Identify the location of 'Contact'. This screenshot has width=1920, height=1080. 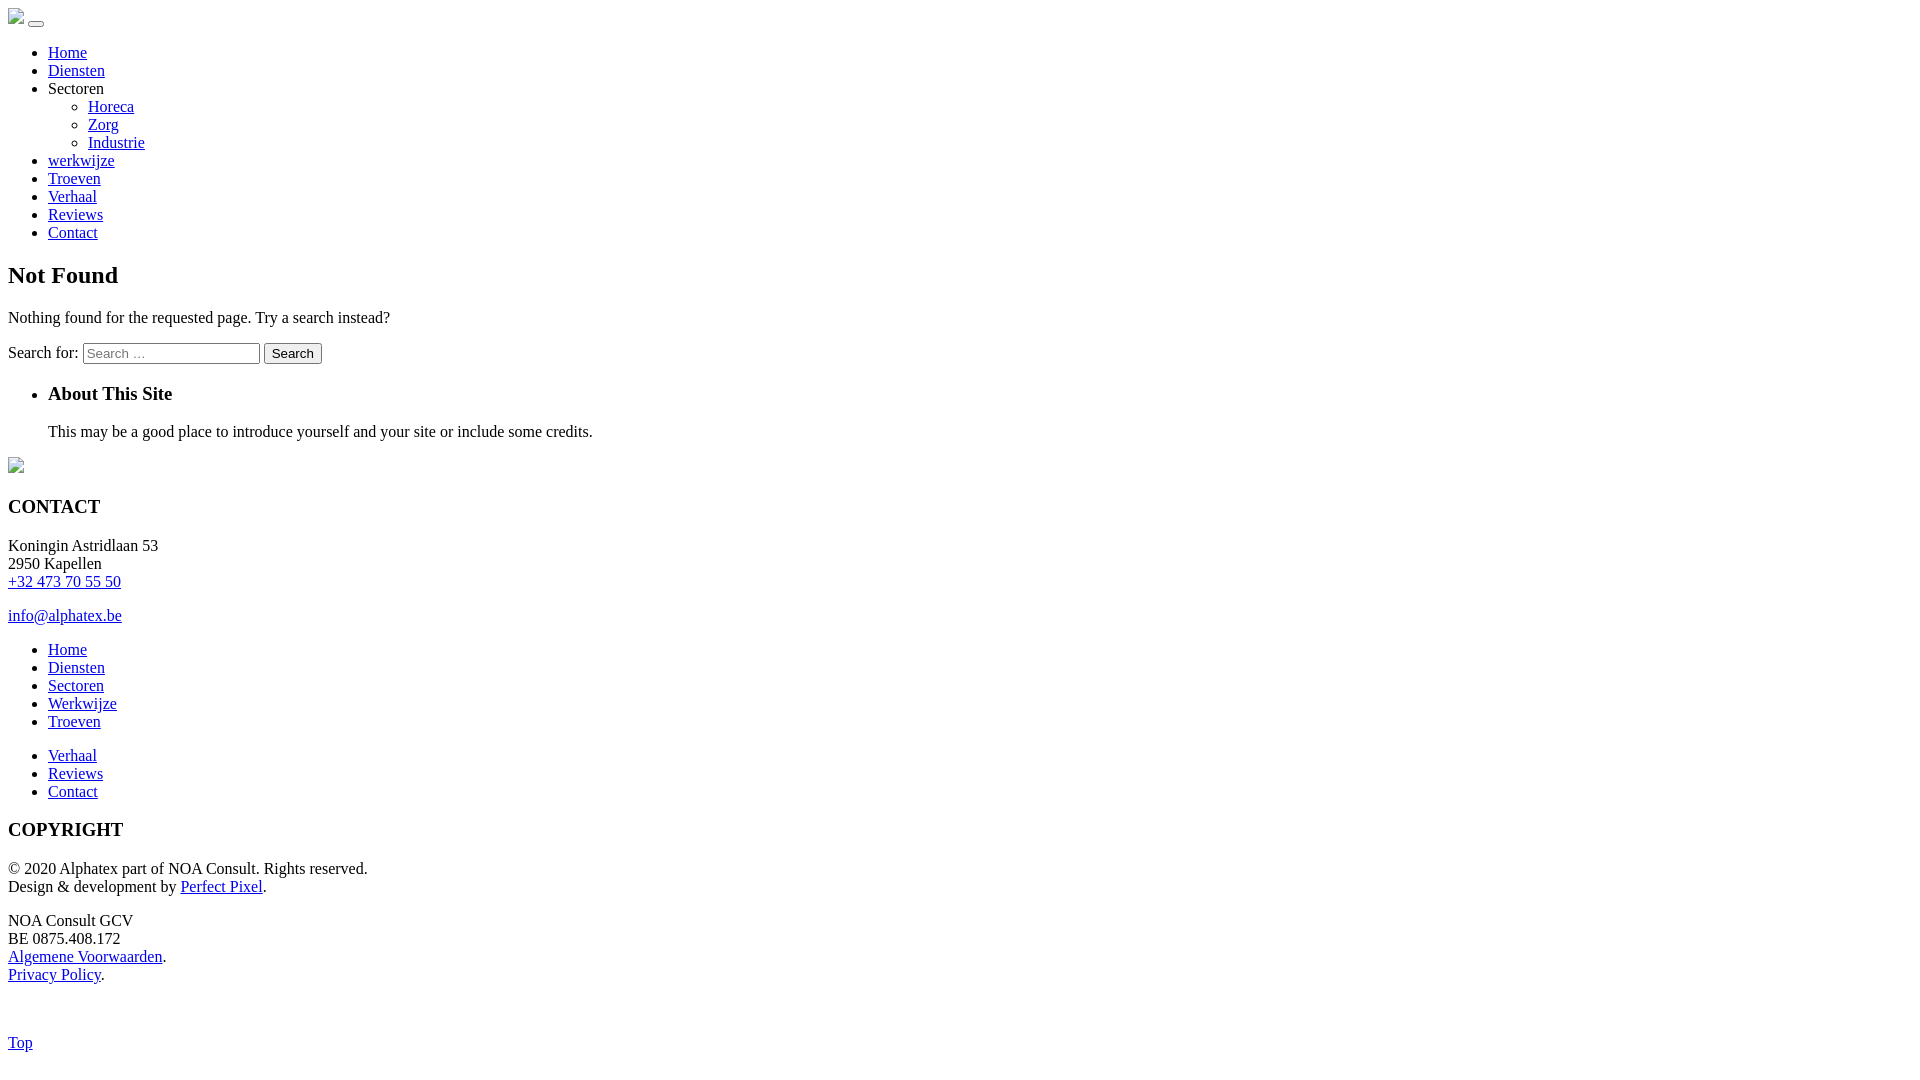
(72, 231).